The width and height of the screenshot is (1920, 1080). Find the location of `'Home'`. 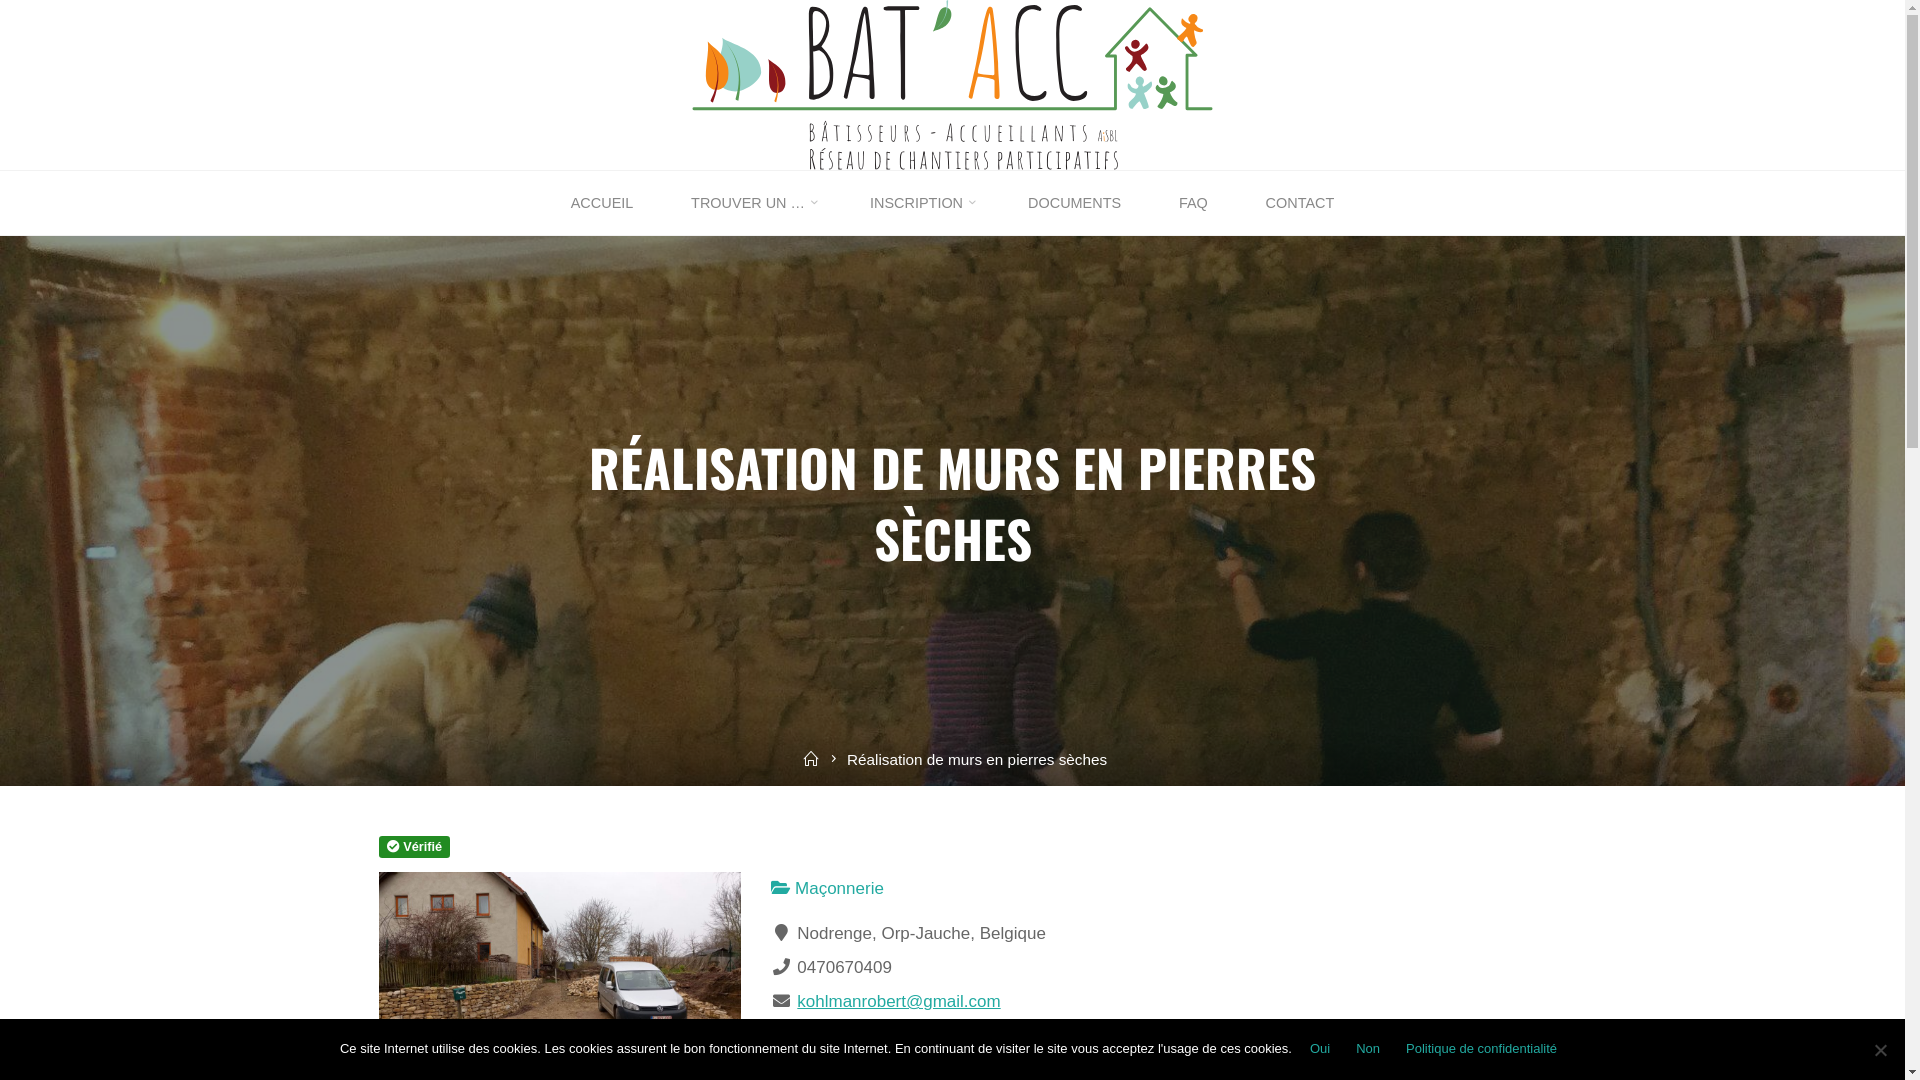

'Home' is located at coordinates (811, 759).